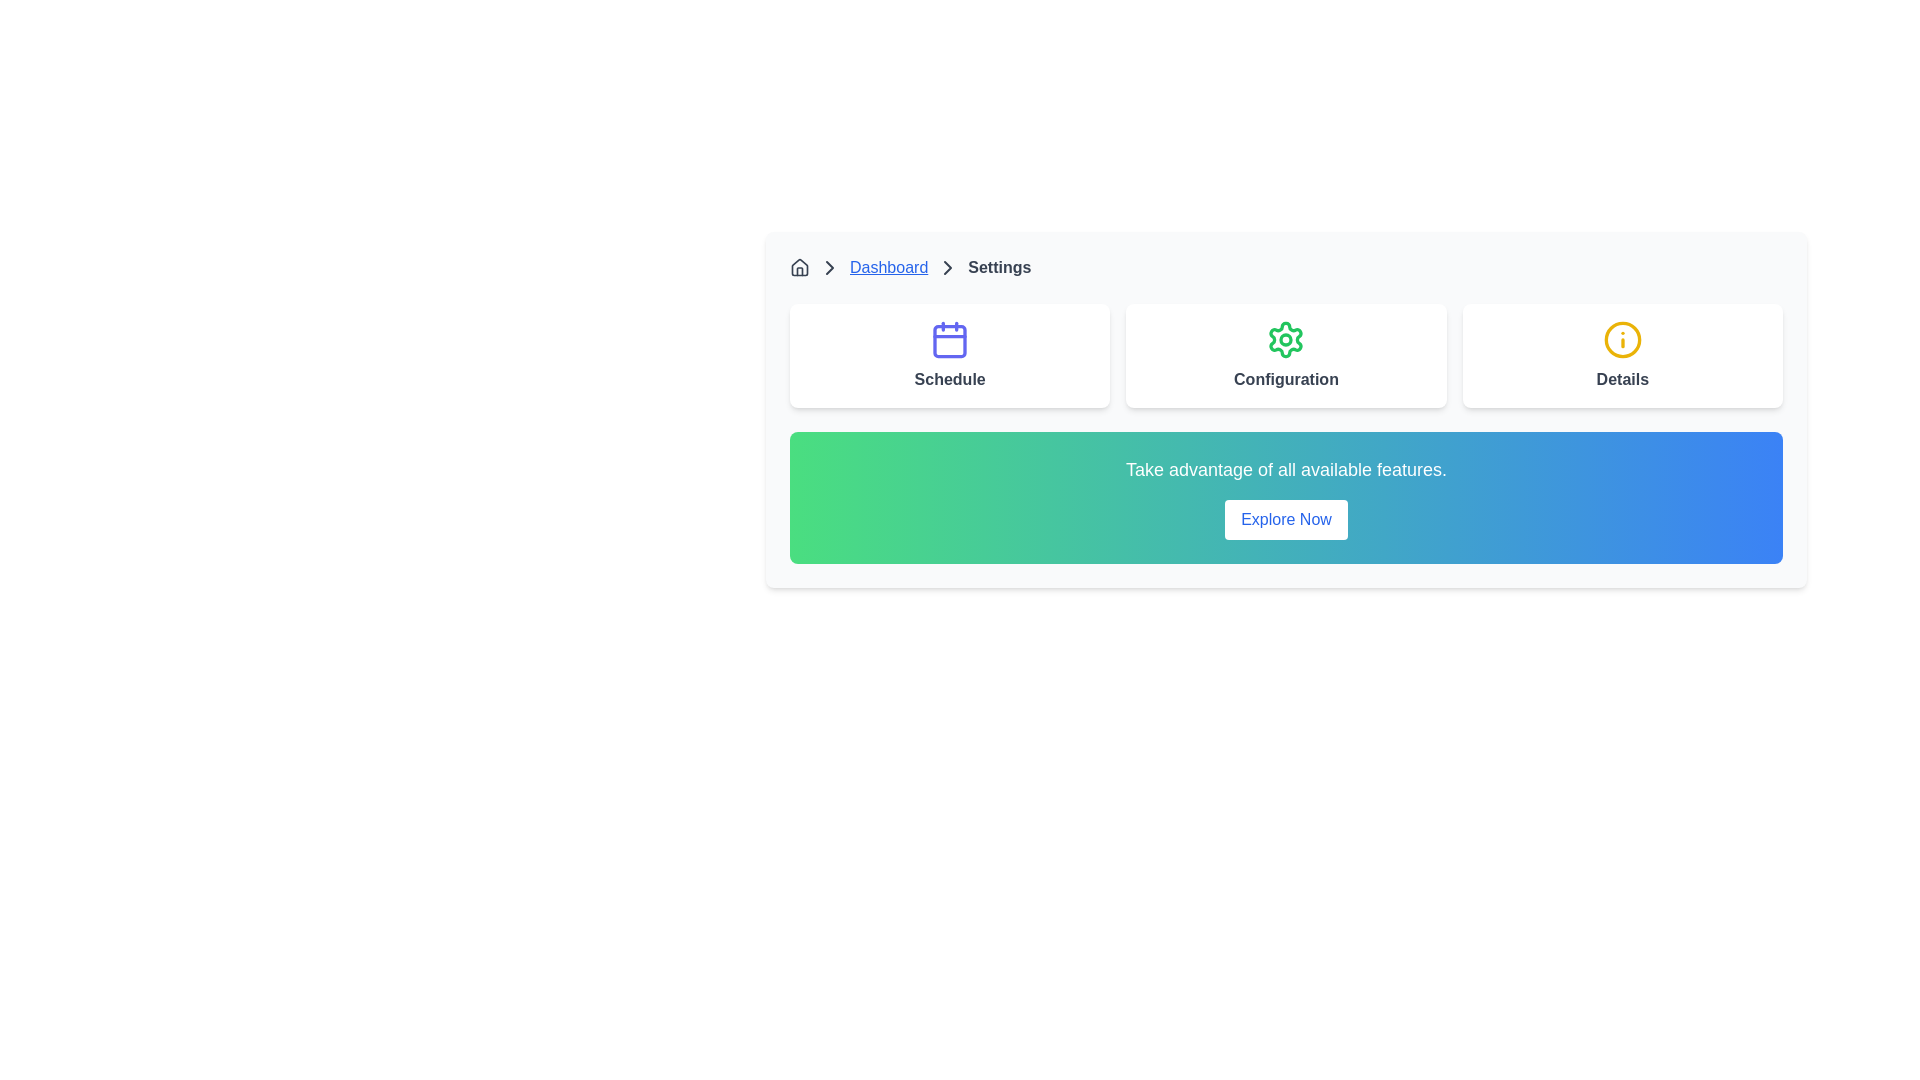  Describe the element at coordinates (1622, 338) in the screenshot. I see `the yellow circular icon with an info symbol at its center, located at the top-center portion of the 'Details' card, directly above the 'Details' text label` at that location.